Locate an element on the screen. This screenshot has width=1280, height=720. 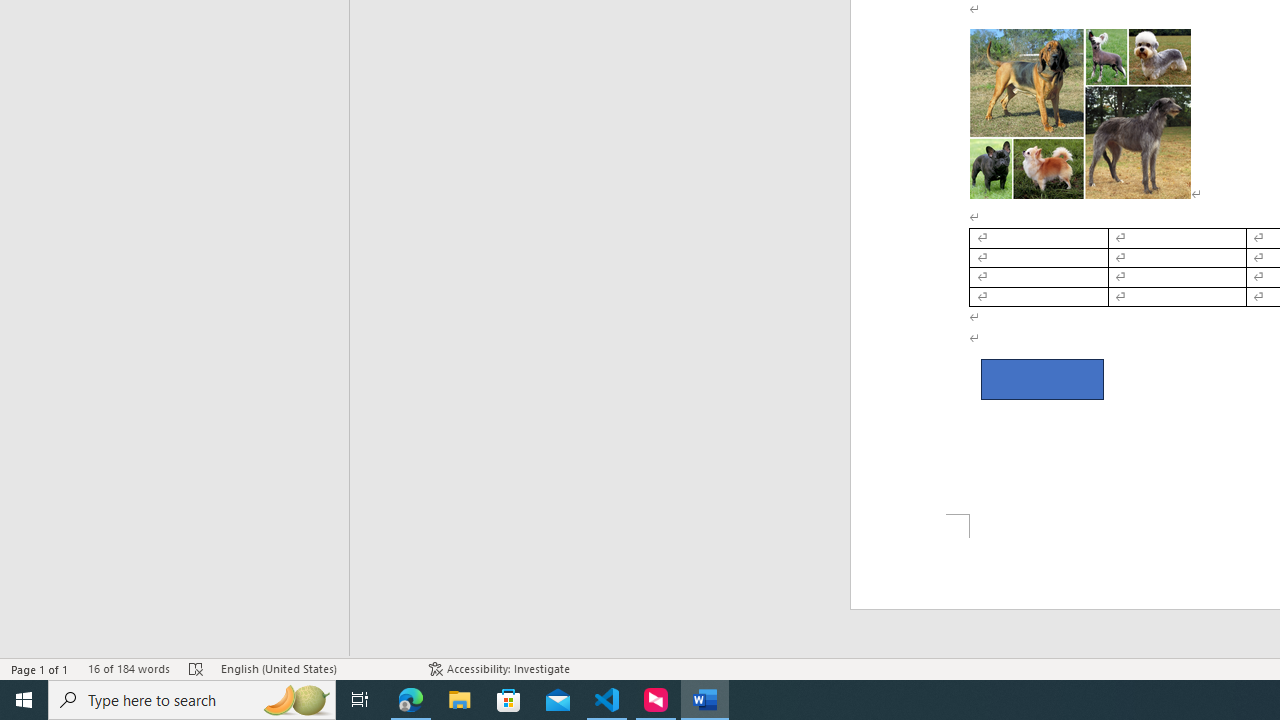
'Page Number Page 1 of 1' is located at coordinates (40, 669).